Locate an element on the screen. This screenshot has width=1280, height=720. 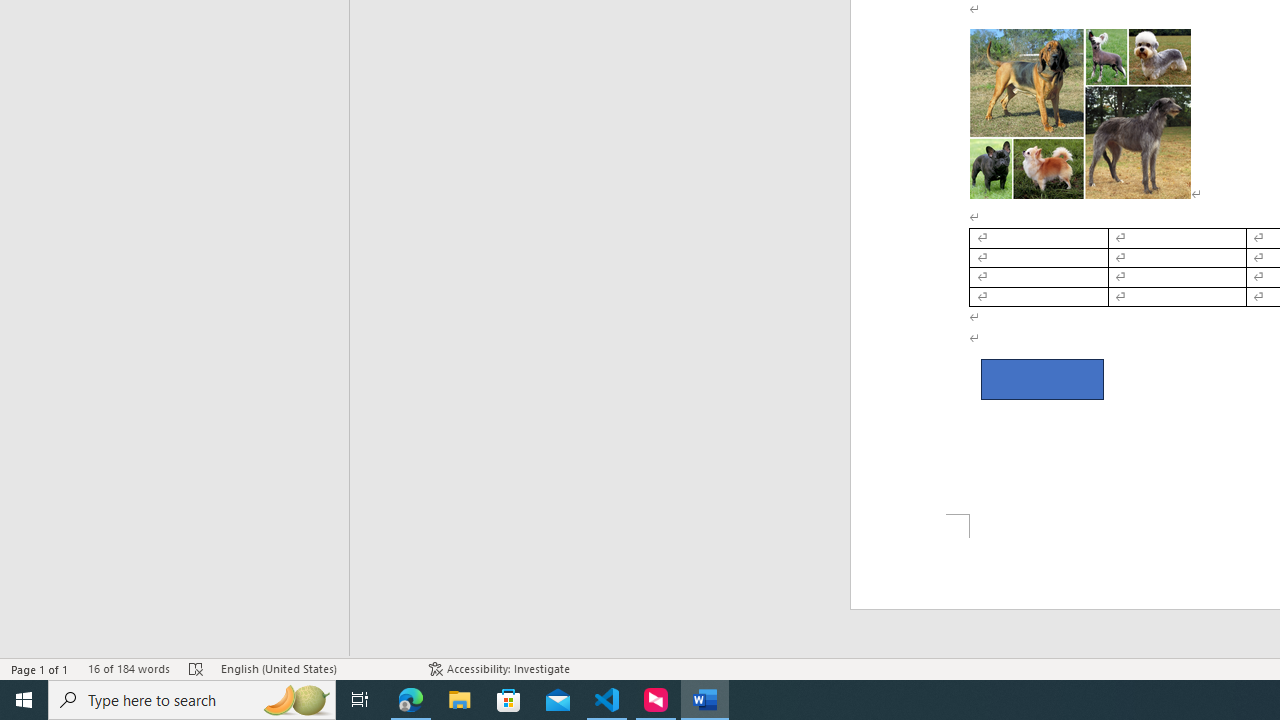
'Page Number Page 1 of 1' is located at coordinates (40, 669).